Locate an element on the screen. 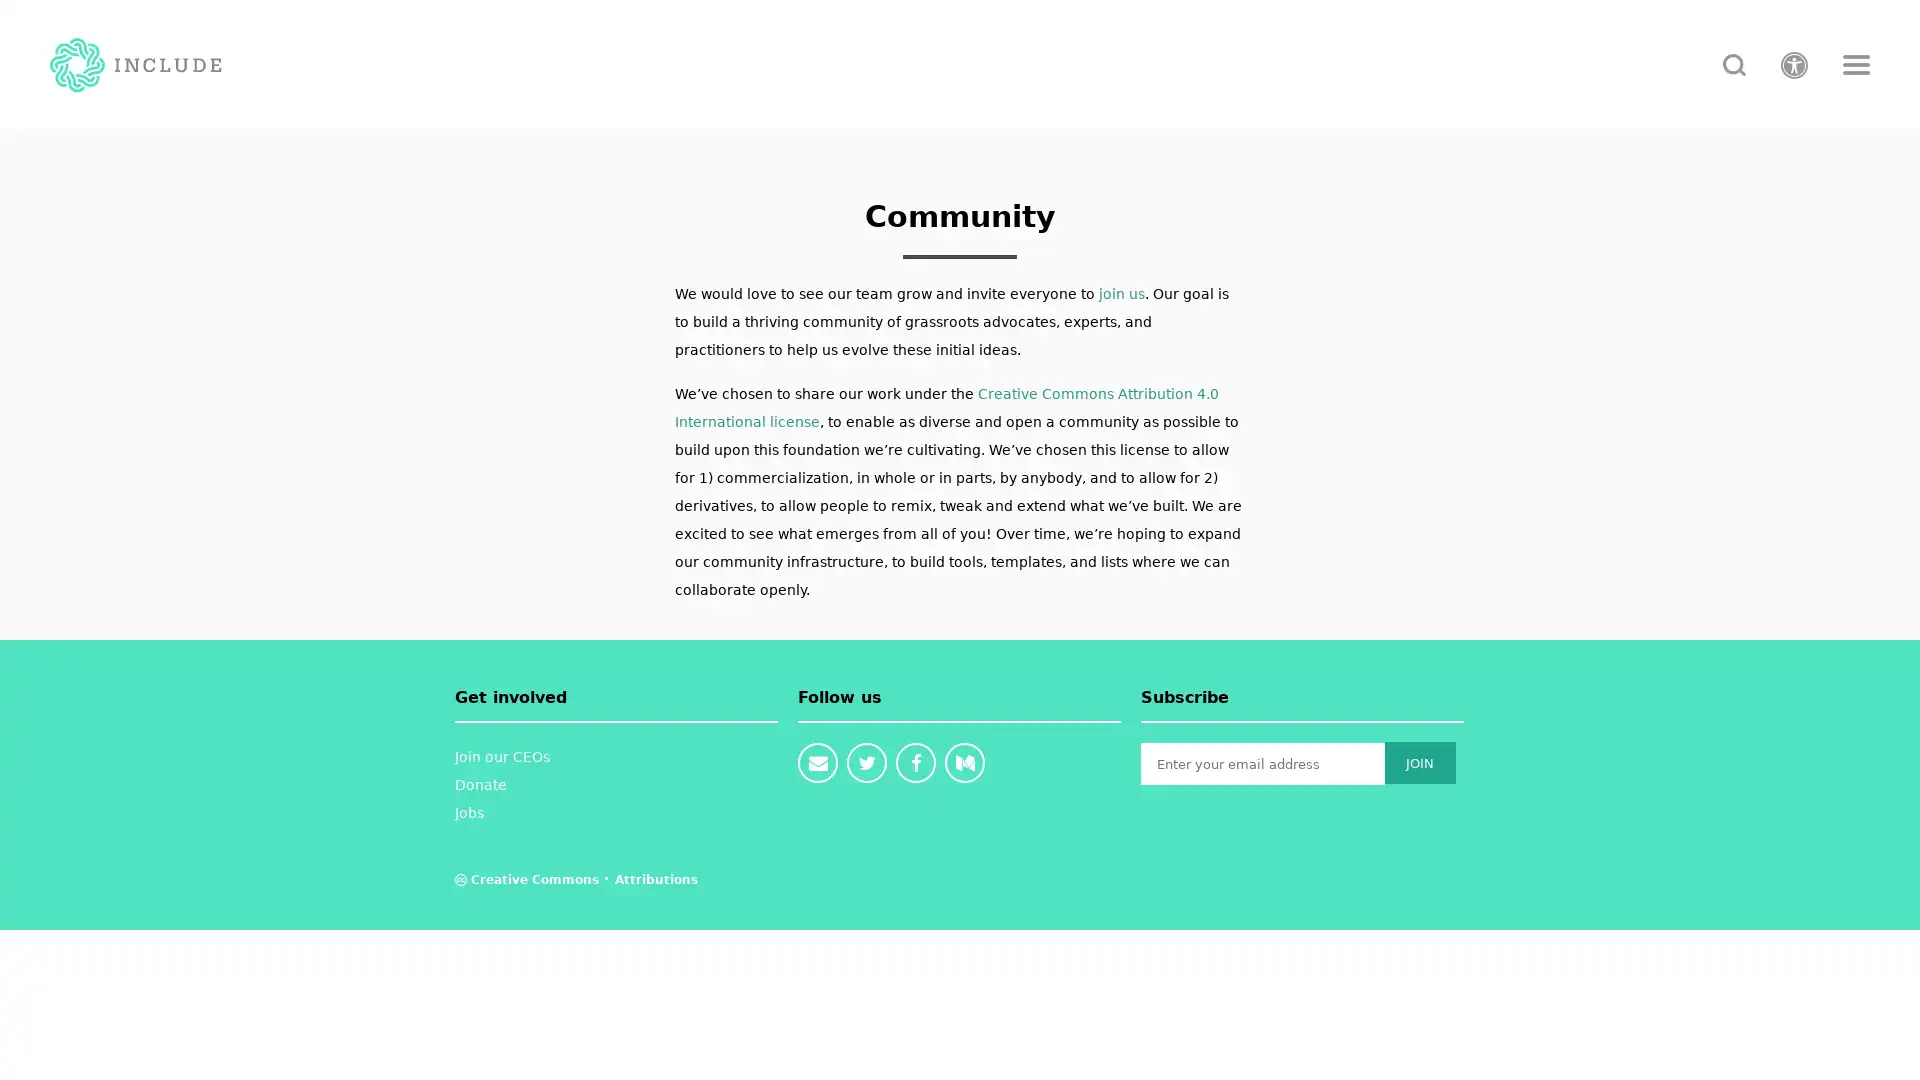 The height and width of the screenshot is (1080, 1920). JOIN is located at coordinates (1418, 763).